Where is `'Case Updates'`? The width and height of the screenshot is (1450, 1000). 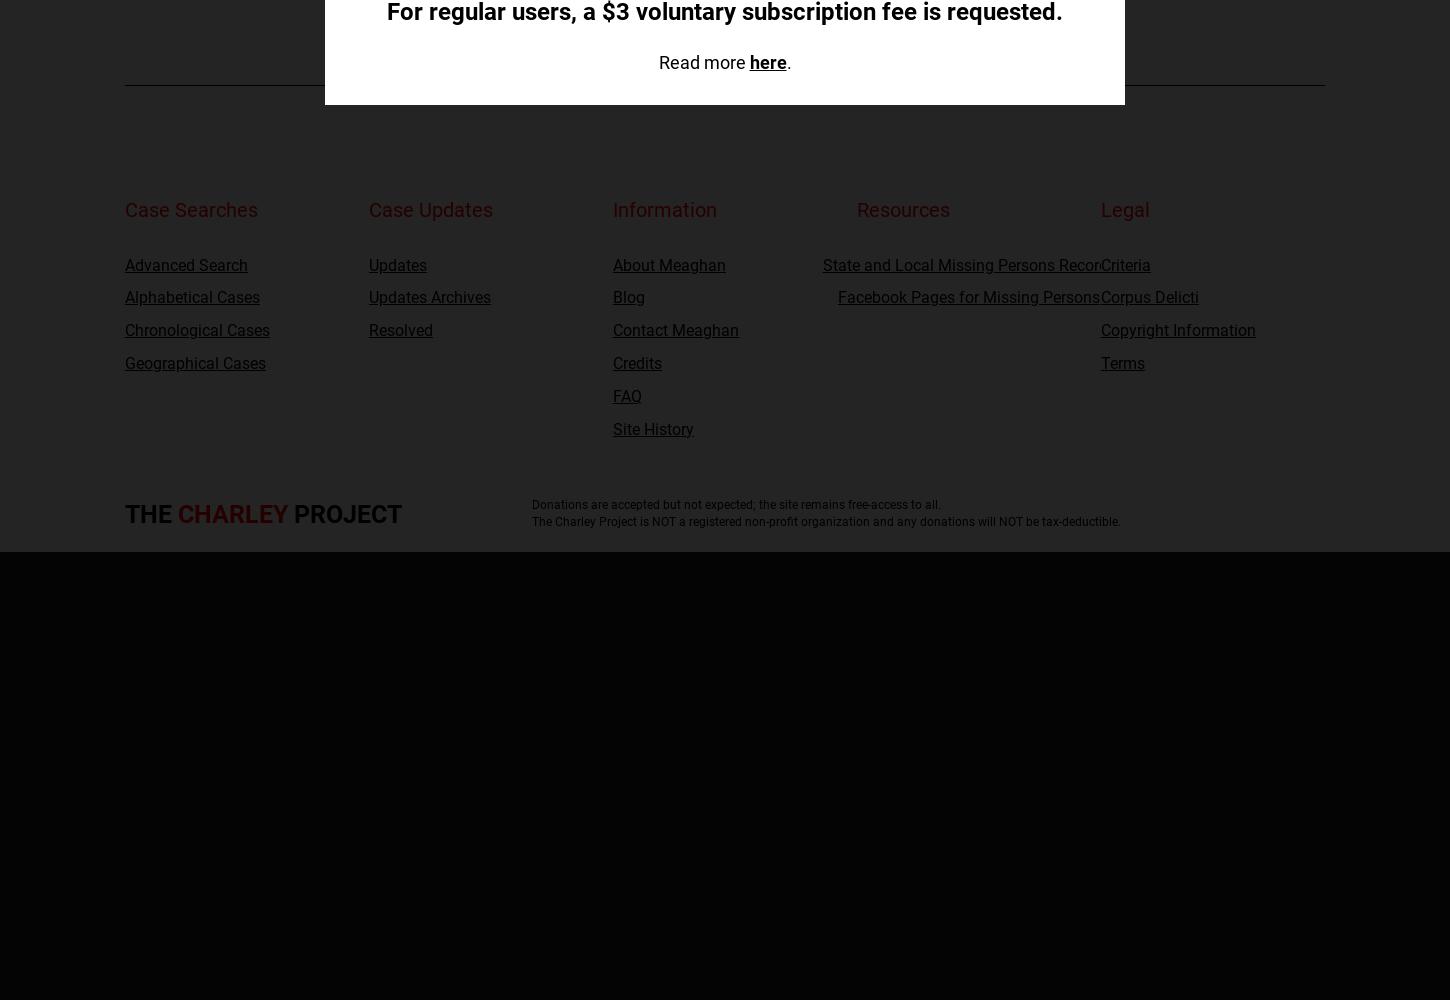
'Case Updates' is located at coordinates (429, 209).